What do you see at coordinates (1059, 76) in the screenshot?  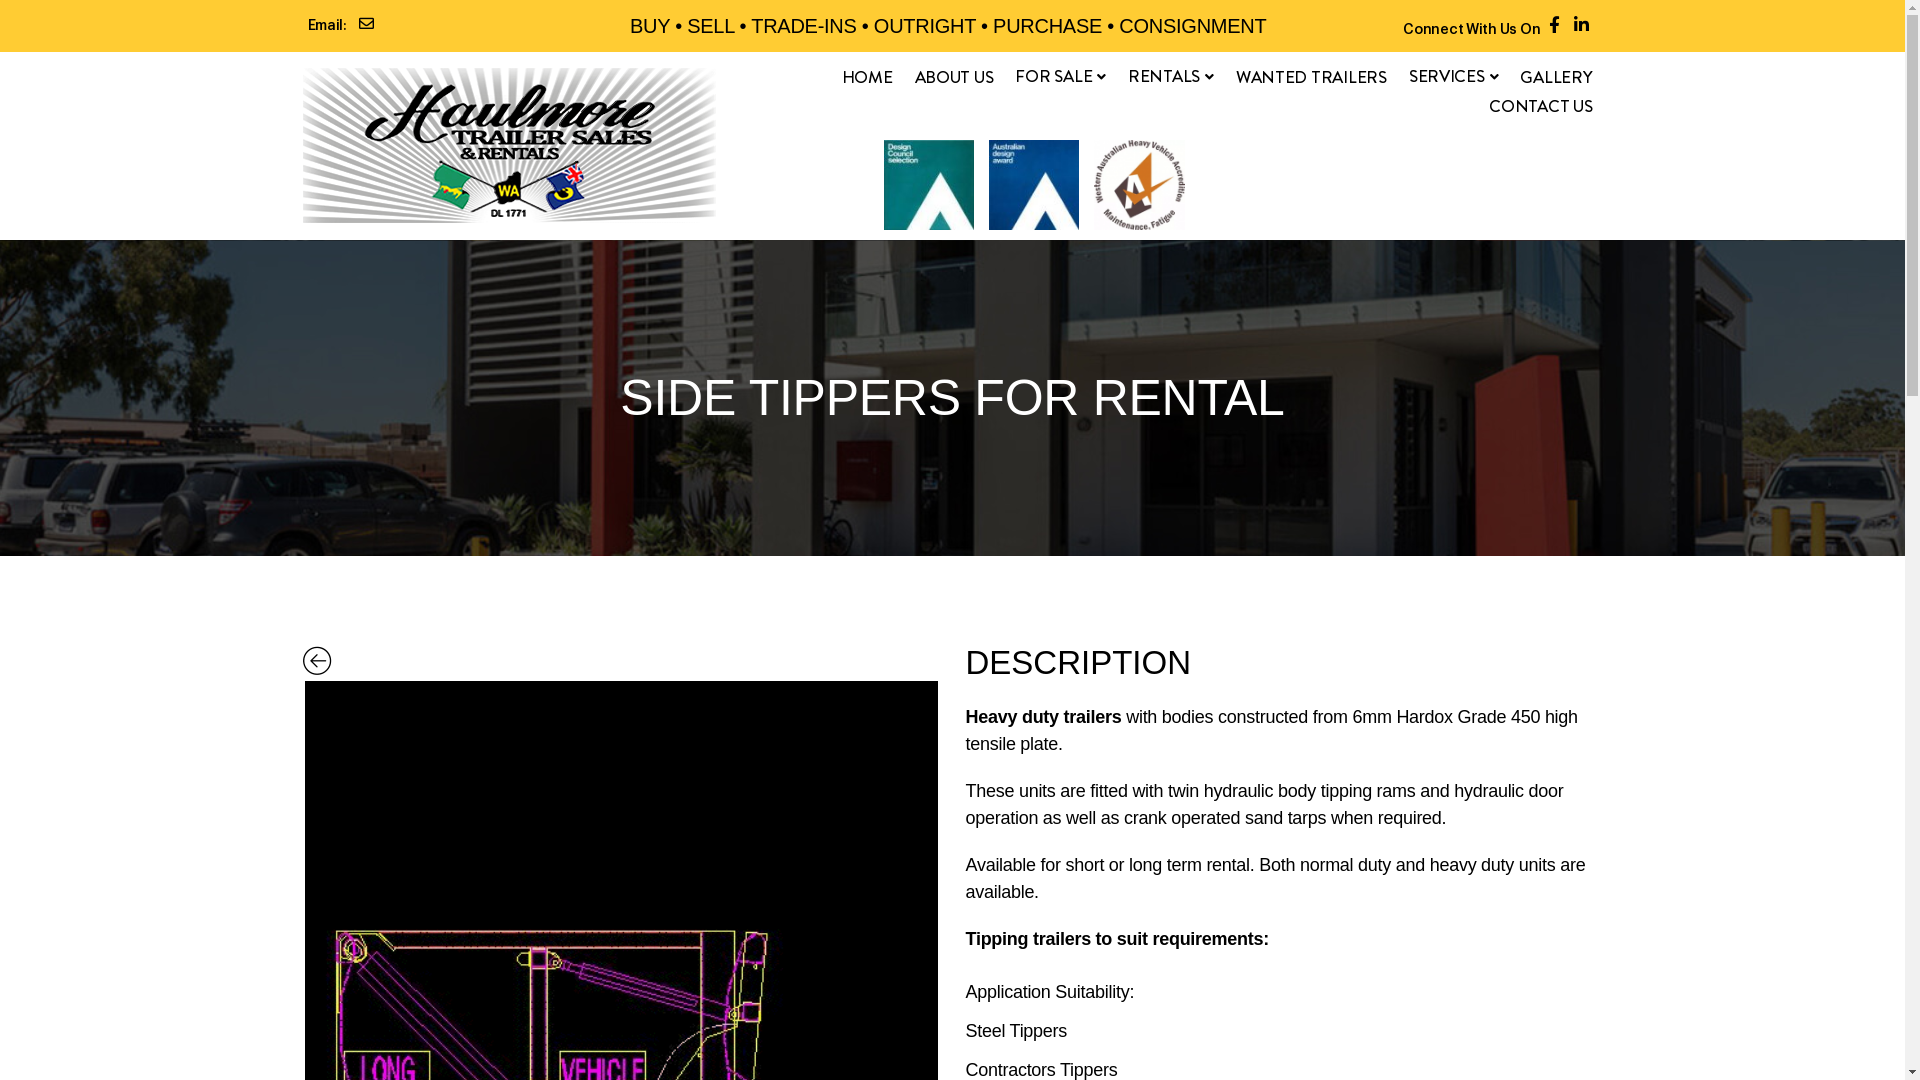 I see `'FOR SALE'` at bounding box center [1059, 76].